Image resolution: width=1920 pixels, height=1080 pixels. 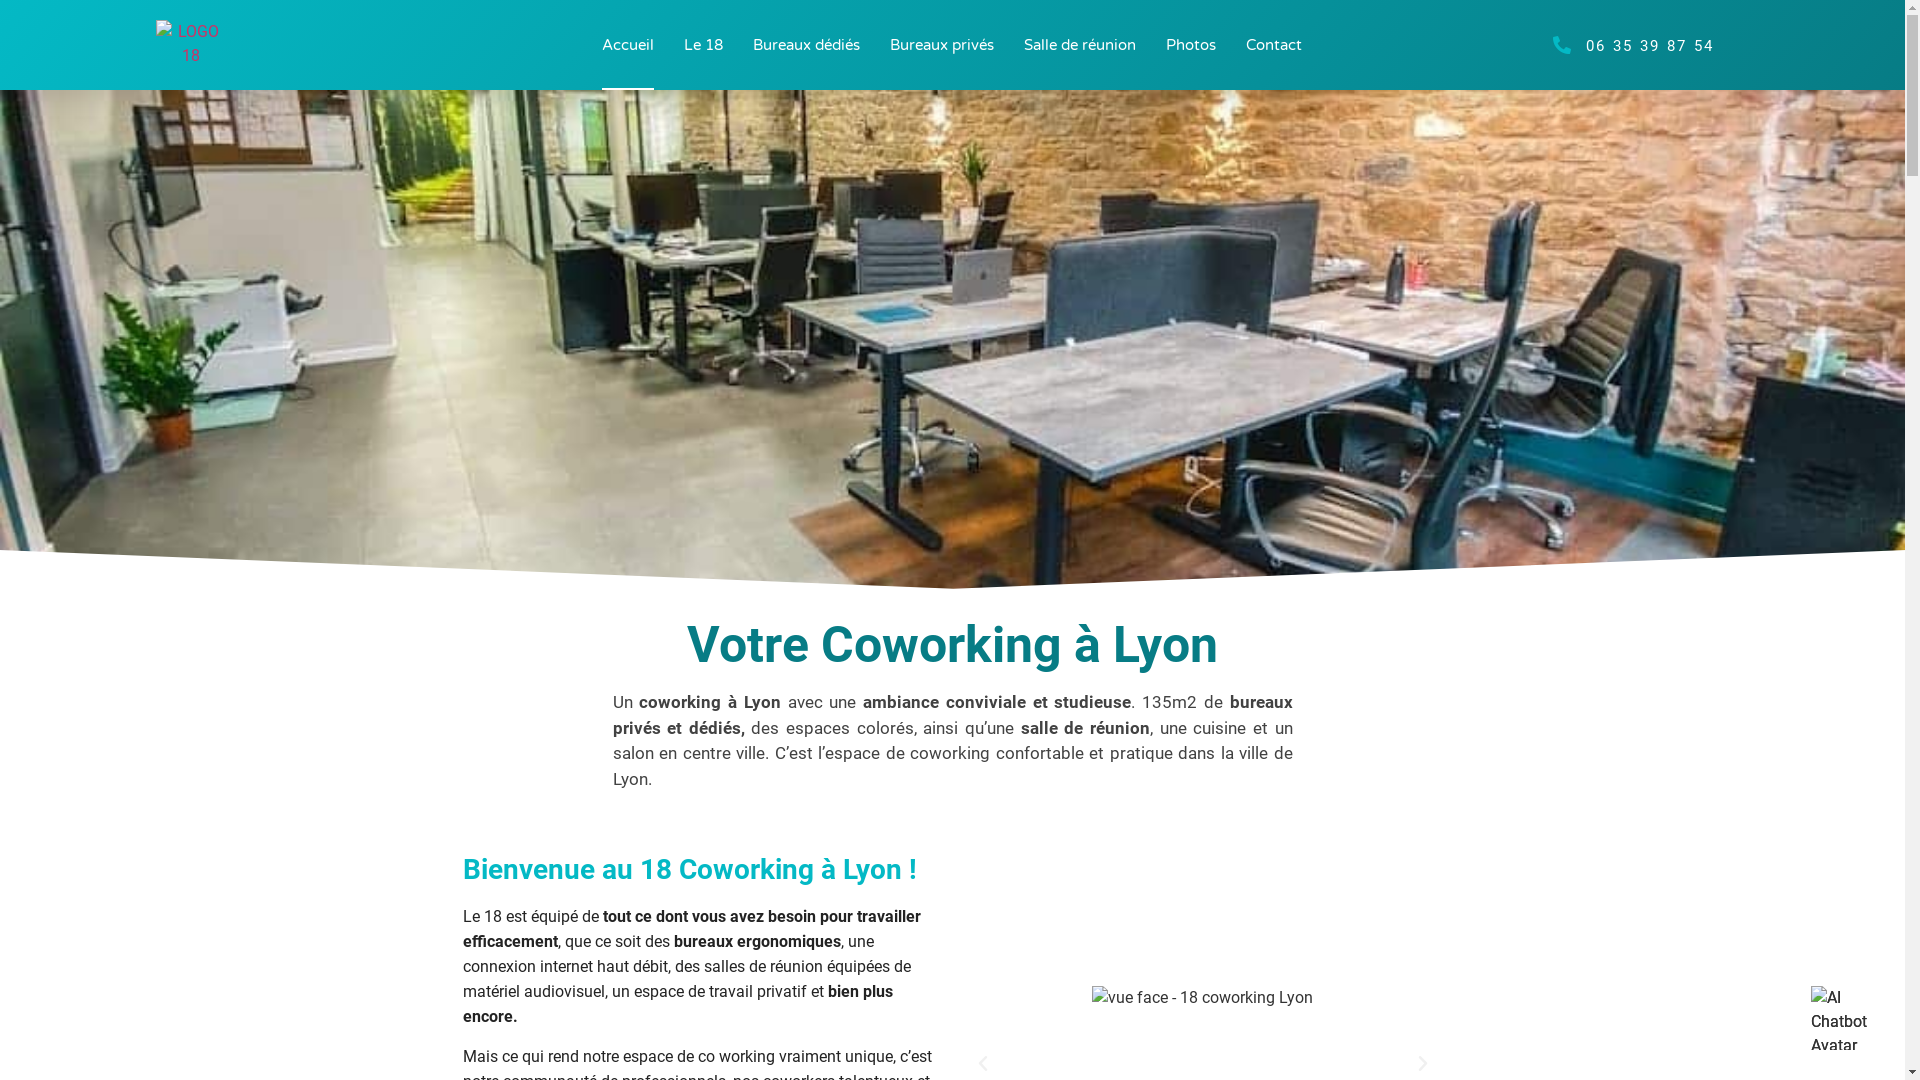 I want to click on 'Accueil', so click(x=627, y=45).